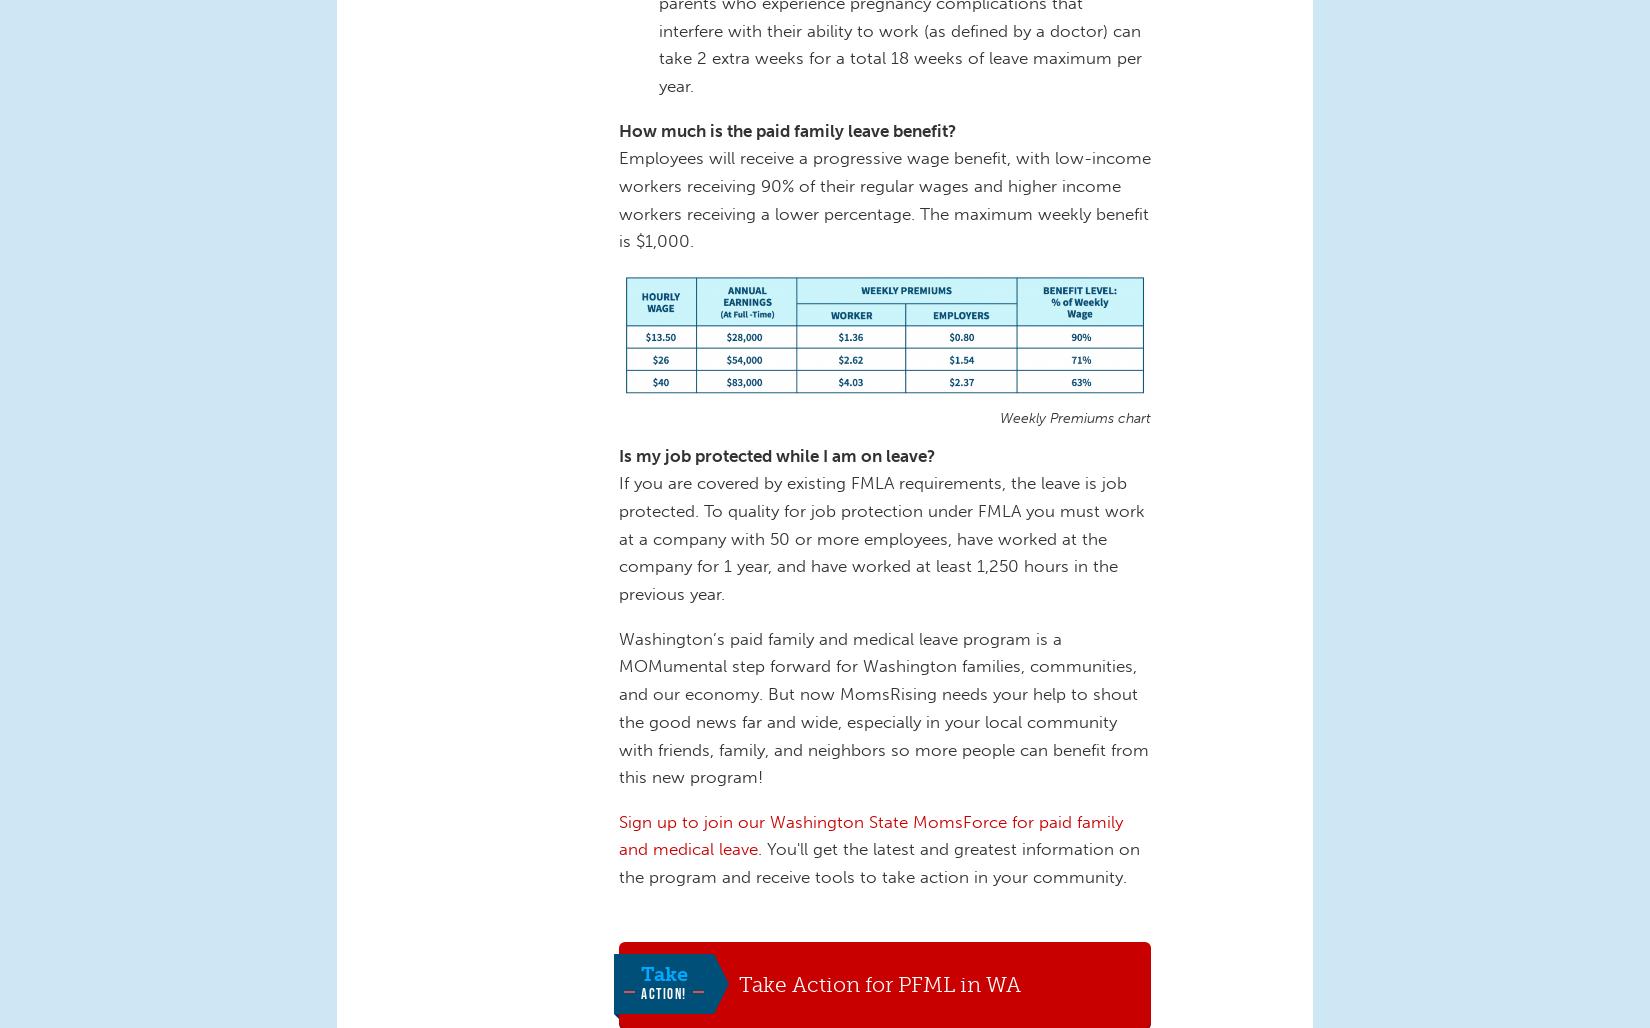  Describe the element at coordinates (881, 538) in the screenshot. I see `'If you are covered by existing FMLA requirements, the leave is job protected. To quality for job protection under FMLA you must work at a company with 50 or more employees, have worked at the company for 1 year, and have worked at least 1,250 hours in the previous year.'` at that location.